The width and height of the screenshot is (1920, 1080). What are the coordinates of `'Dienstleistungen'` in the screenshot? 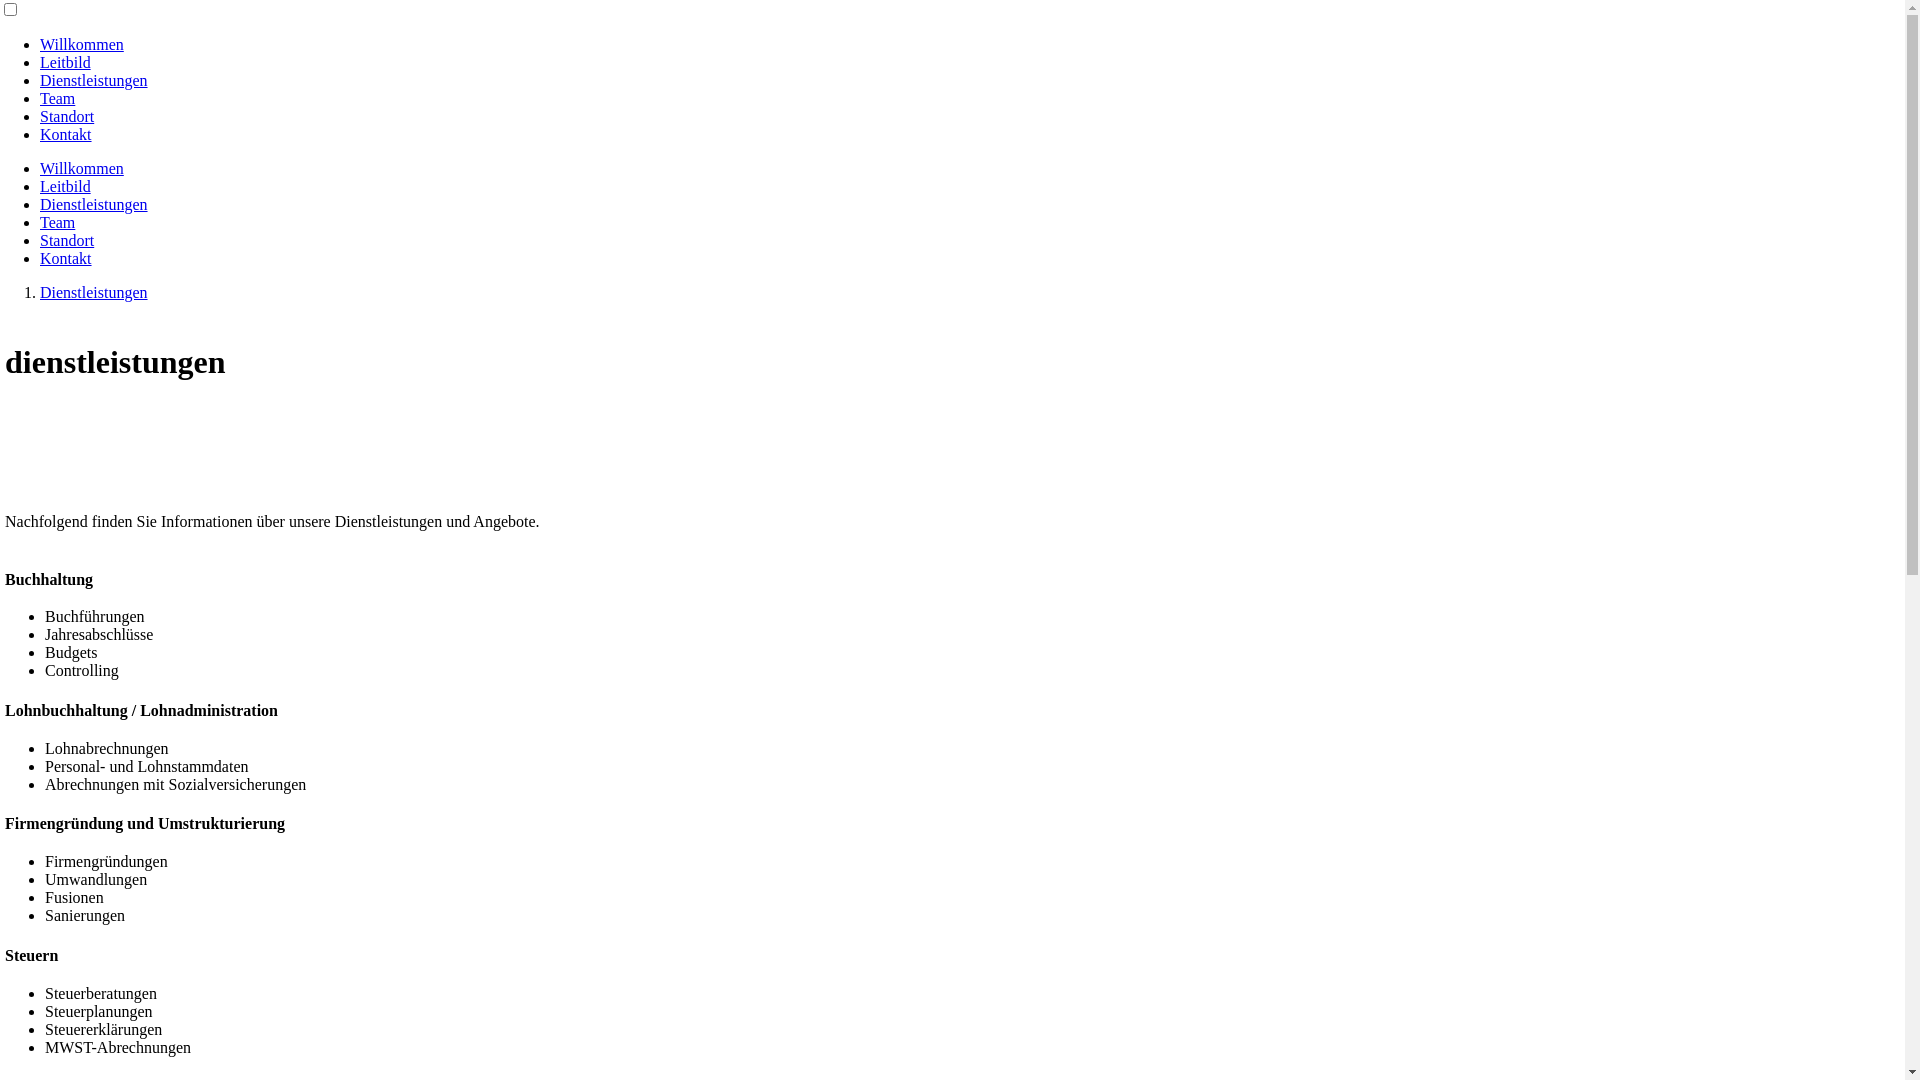 It's located at (93, 79).